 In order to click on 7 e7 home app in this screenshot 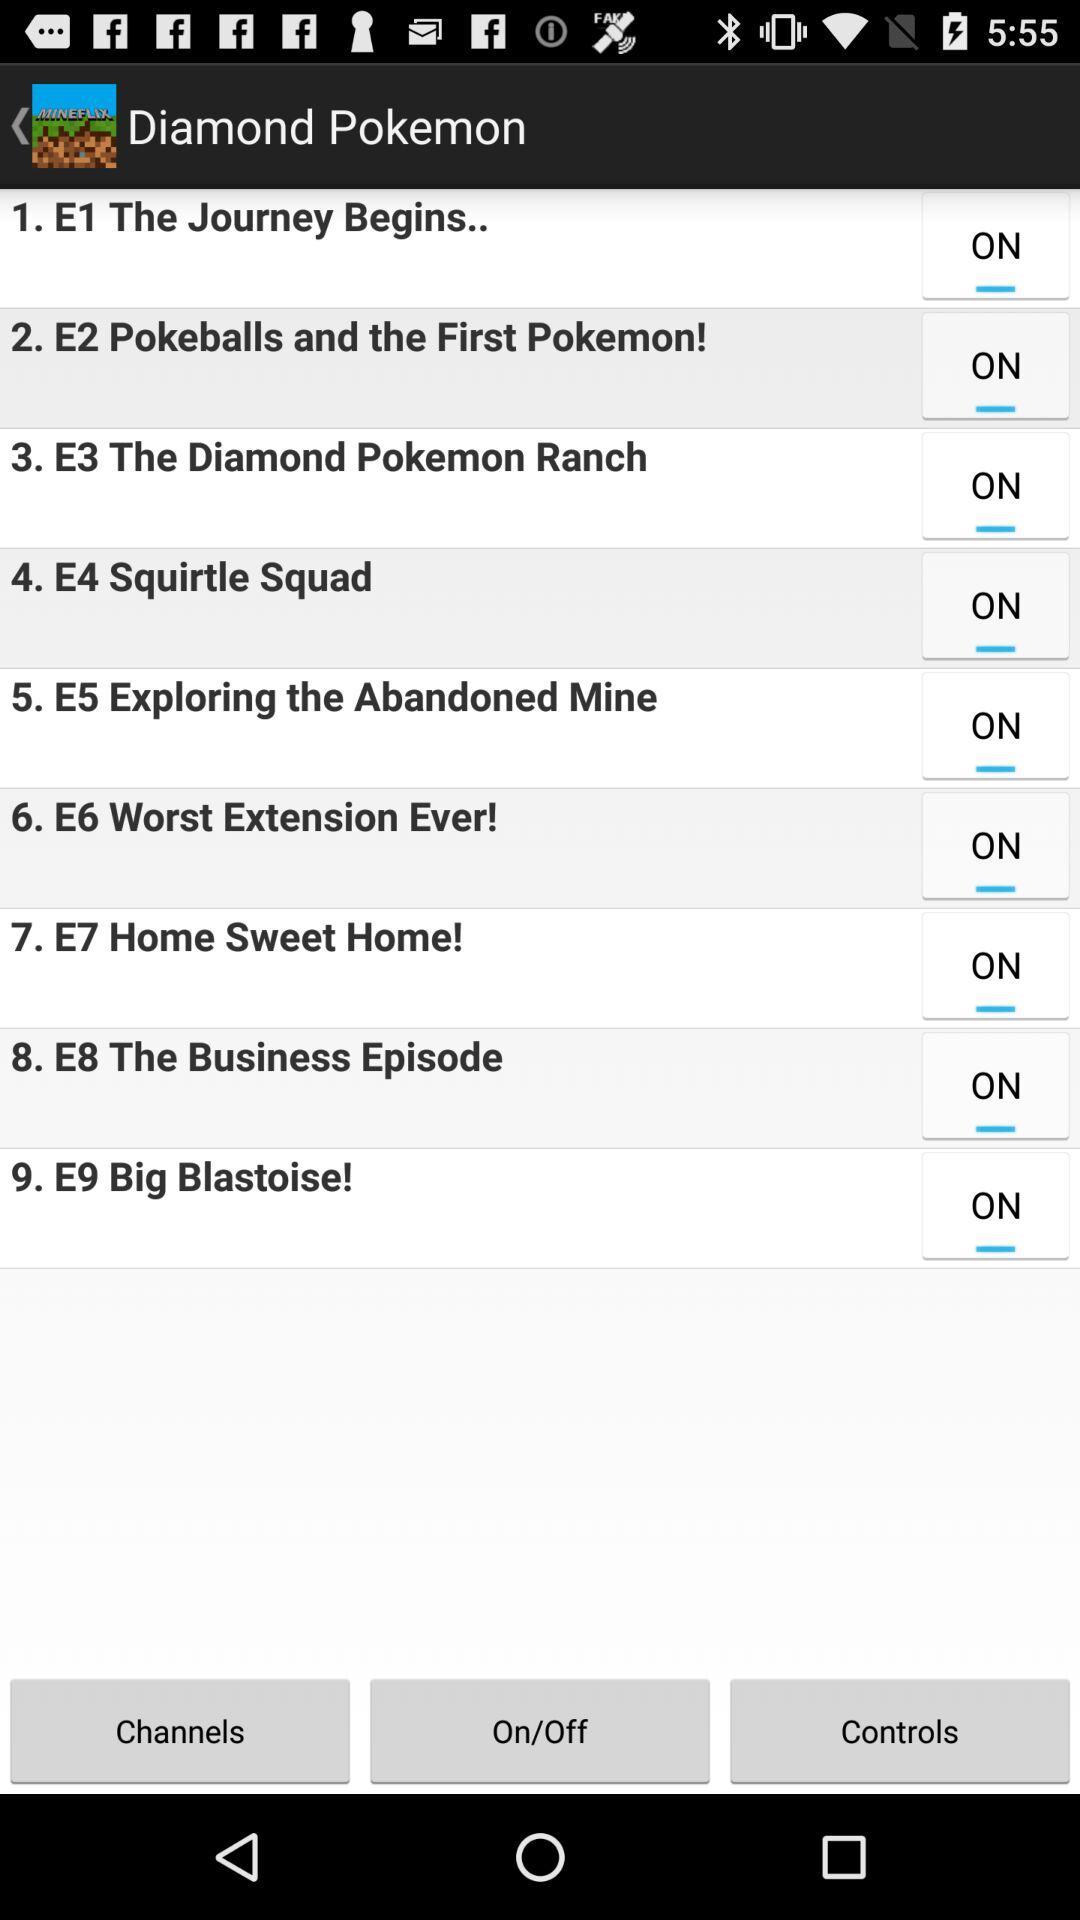, I will do `click(230, 968)`.